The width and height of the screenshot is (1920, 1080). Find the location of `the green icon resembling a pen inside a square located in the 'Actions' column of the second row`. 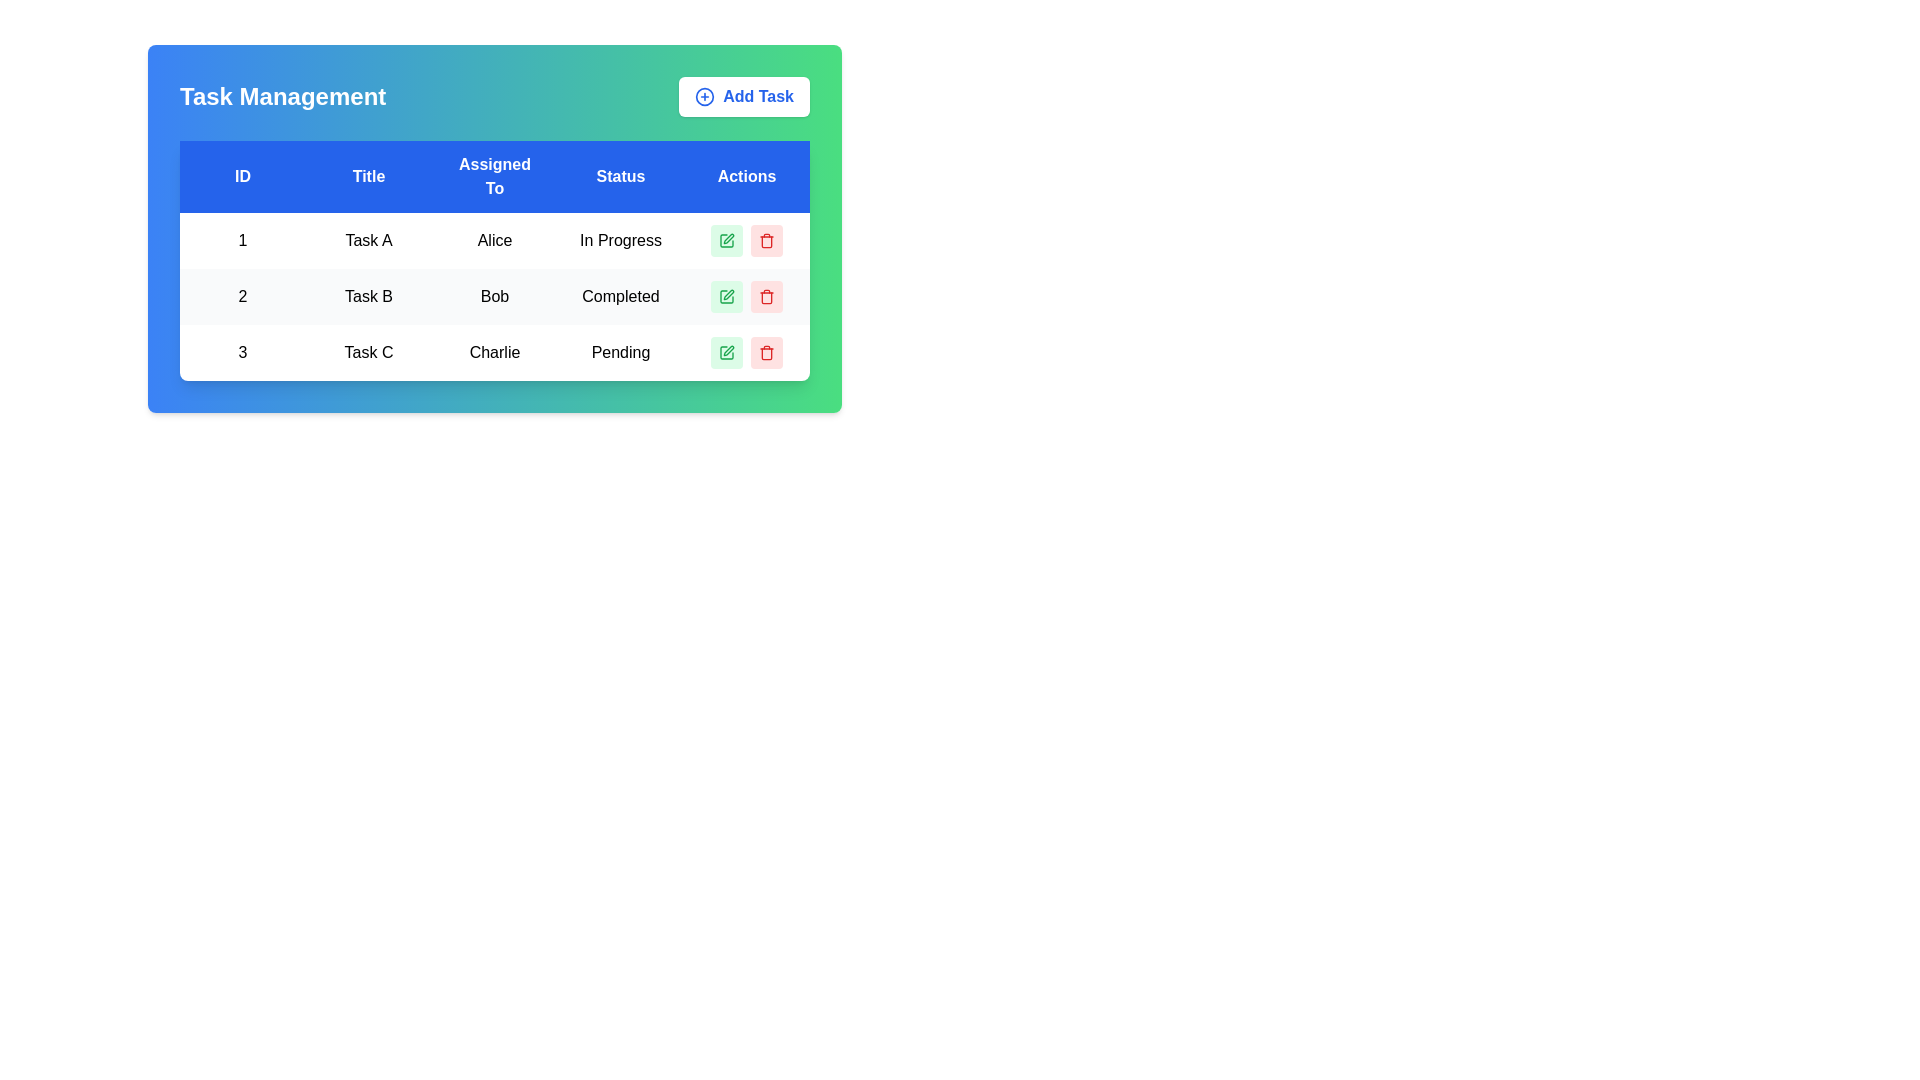

the green icon resembling a pen inside a square located in the 'Actions' column of the second row is located at coordinates (725, 297).